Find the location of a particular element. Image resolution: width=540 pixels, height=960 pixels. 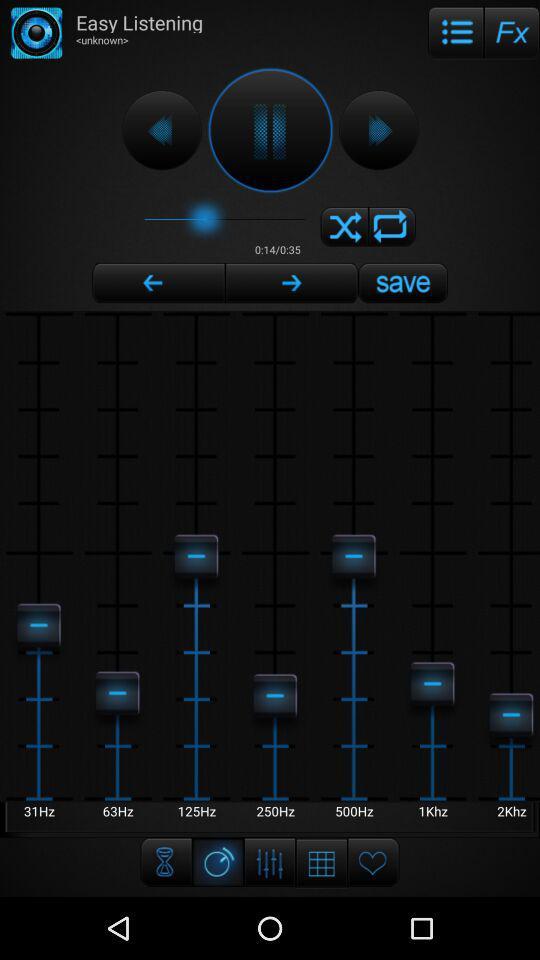

the close icon is located at coordinates (343, 241).